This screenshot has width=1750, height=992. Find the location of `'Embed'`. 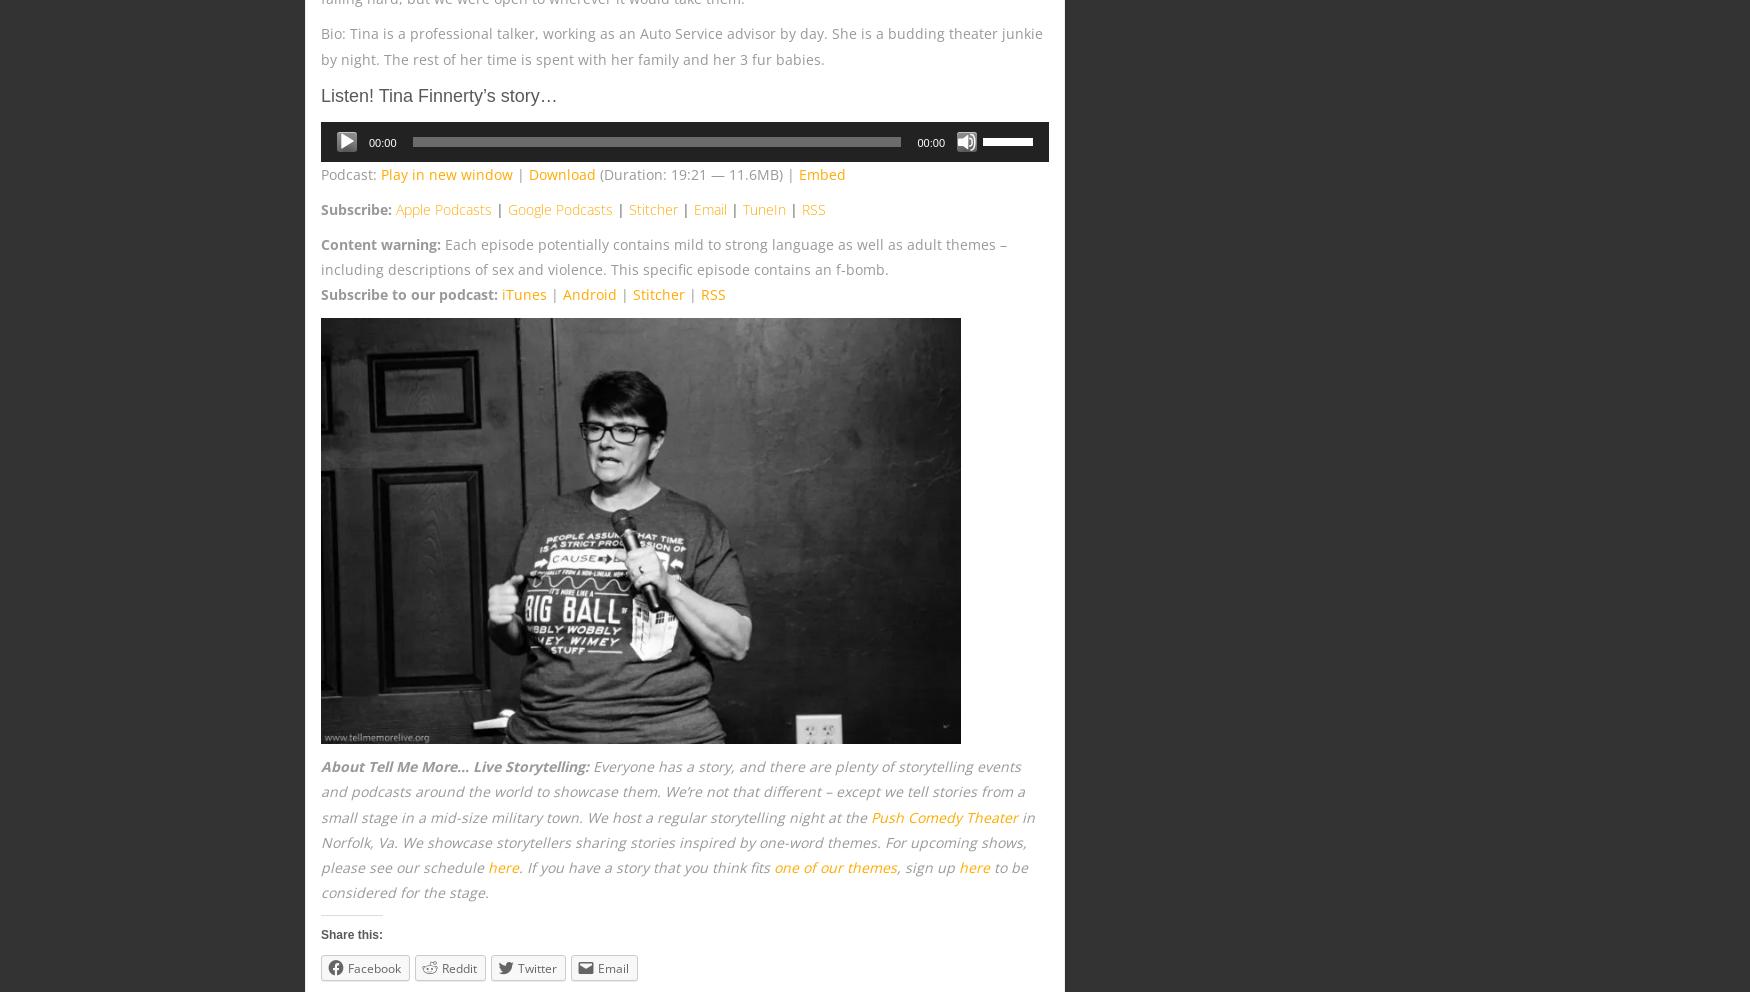

'Embed' is located at coordinates (798, 172).